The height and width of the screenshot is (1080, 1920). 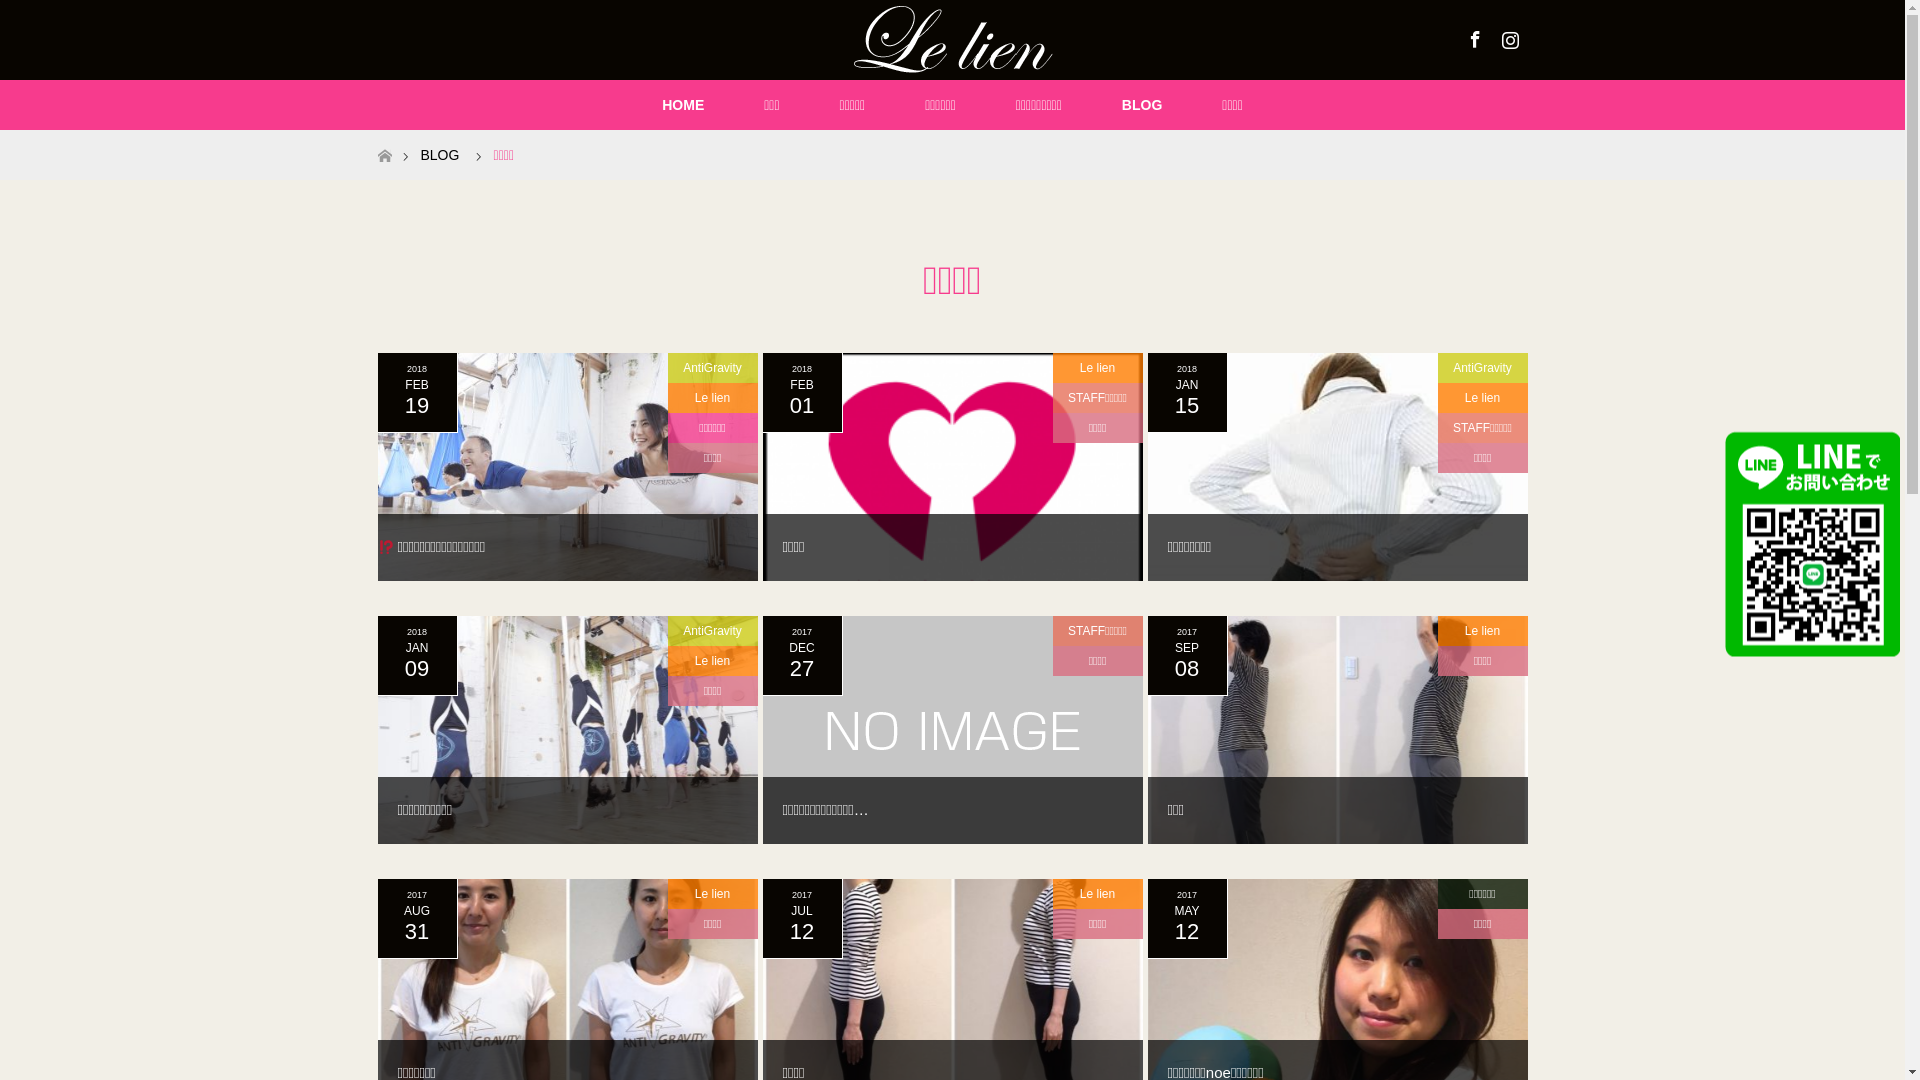 I want to click on 'AntiGravity', so click(x=713, y=367).